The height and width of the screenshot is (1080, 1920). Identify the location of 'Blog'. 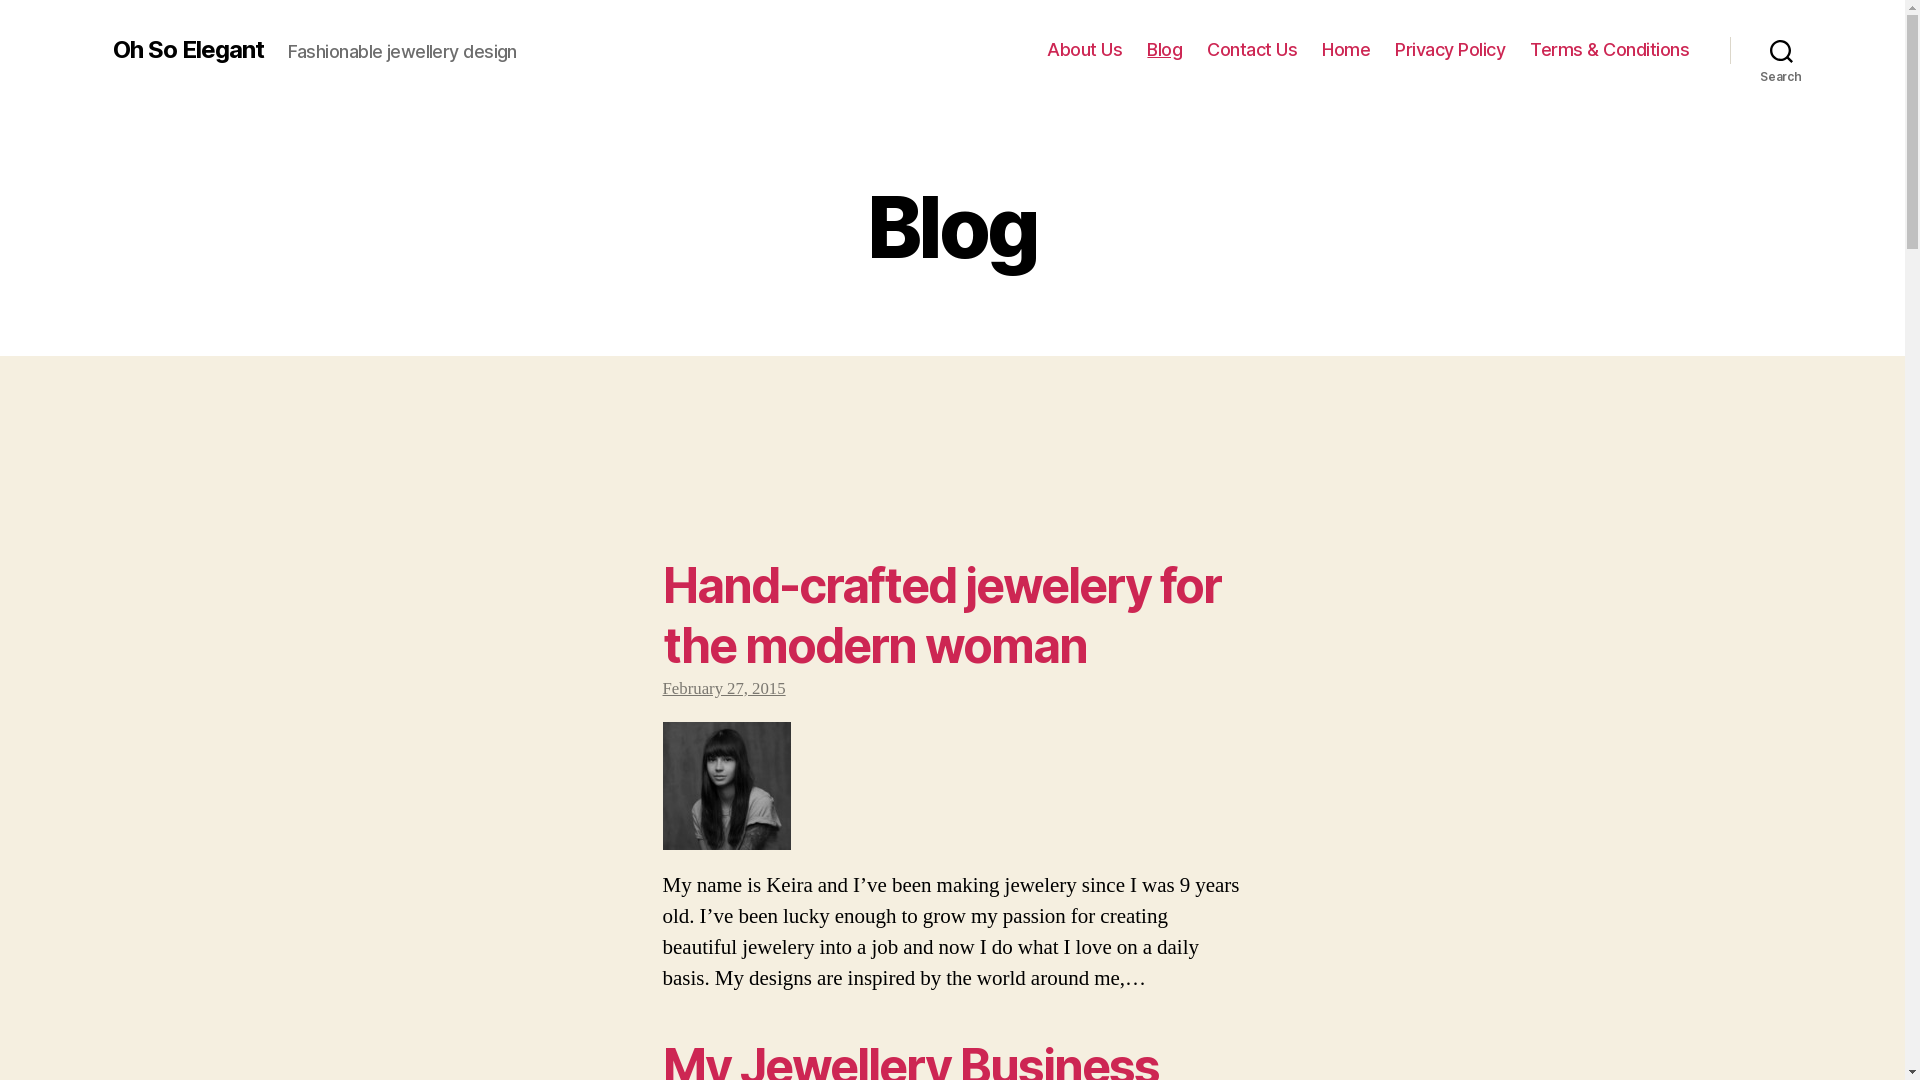
(1164, 49).